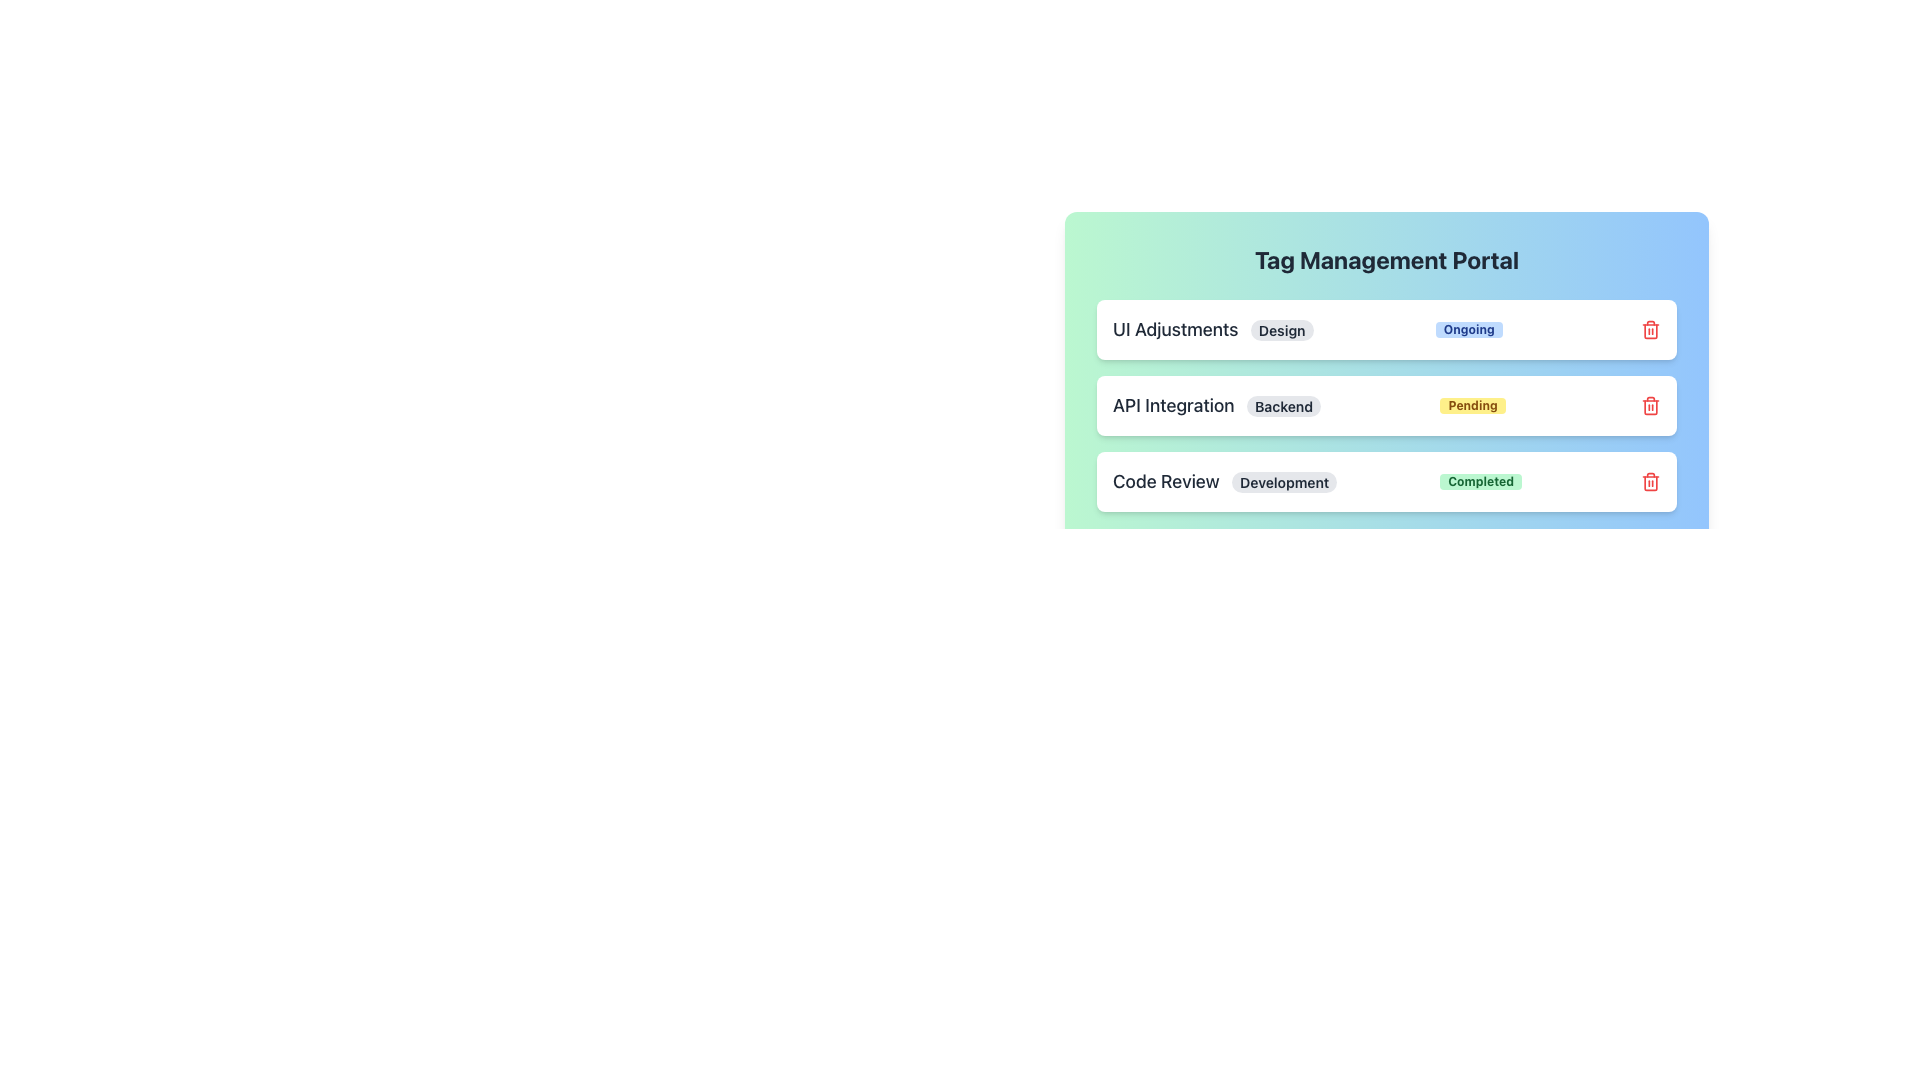 The image size is (1920, 1080). Describe the element at coordinates (1473, 405) in the screenshot. I see `text 'Pending' from the status label indicating the current status of the 'API Integration' task, which is located in the middle card of the vertically stacked tasks` at that location.